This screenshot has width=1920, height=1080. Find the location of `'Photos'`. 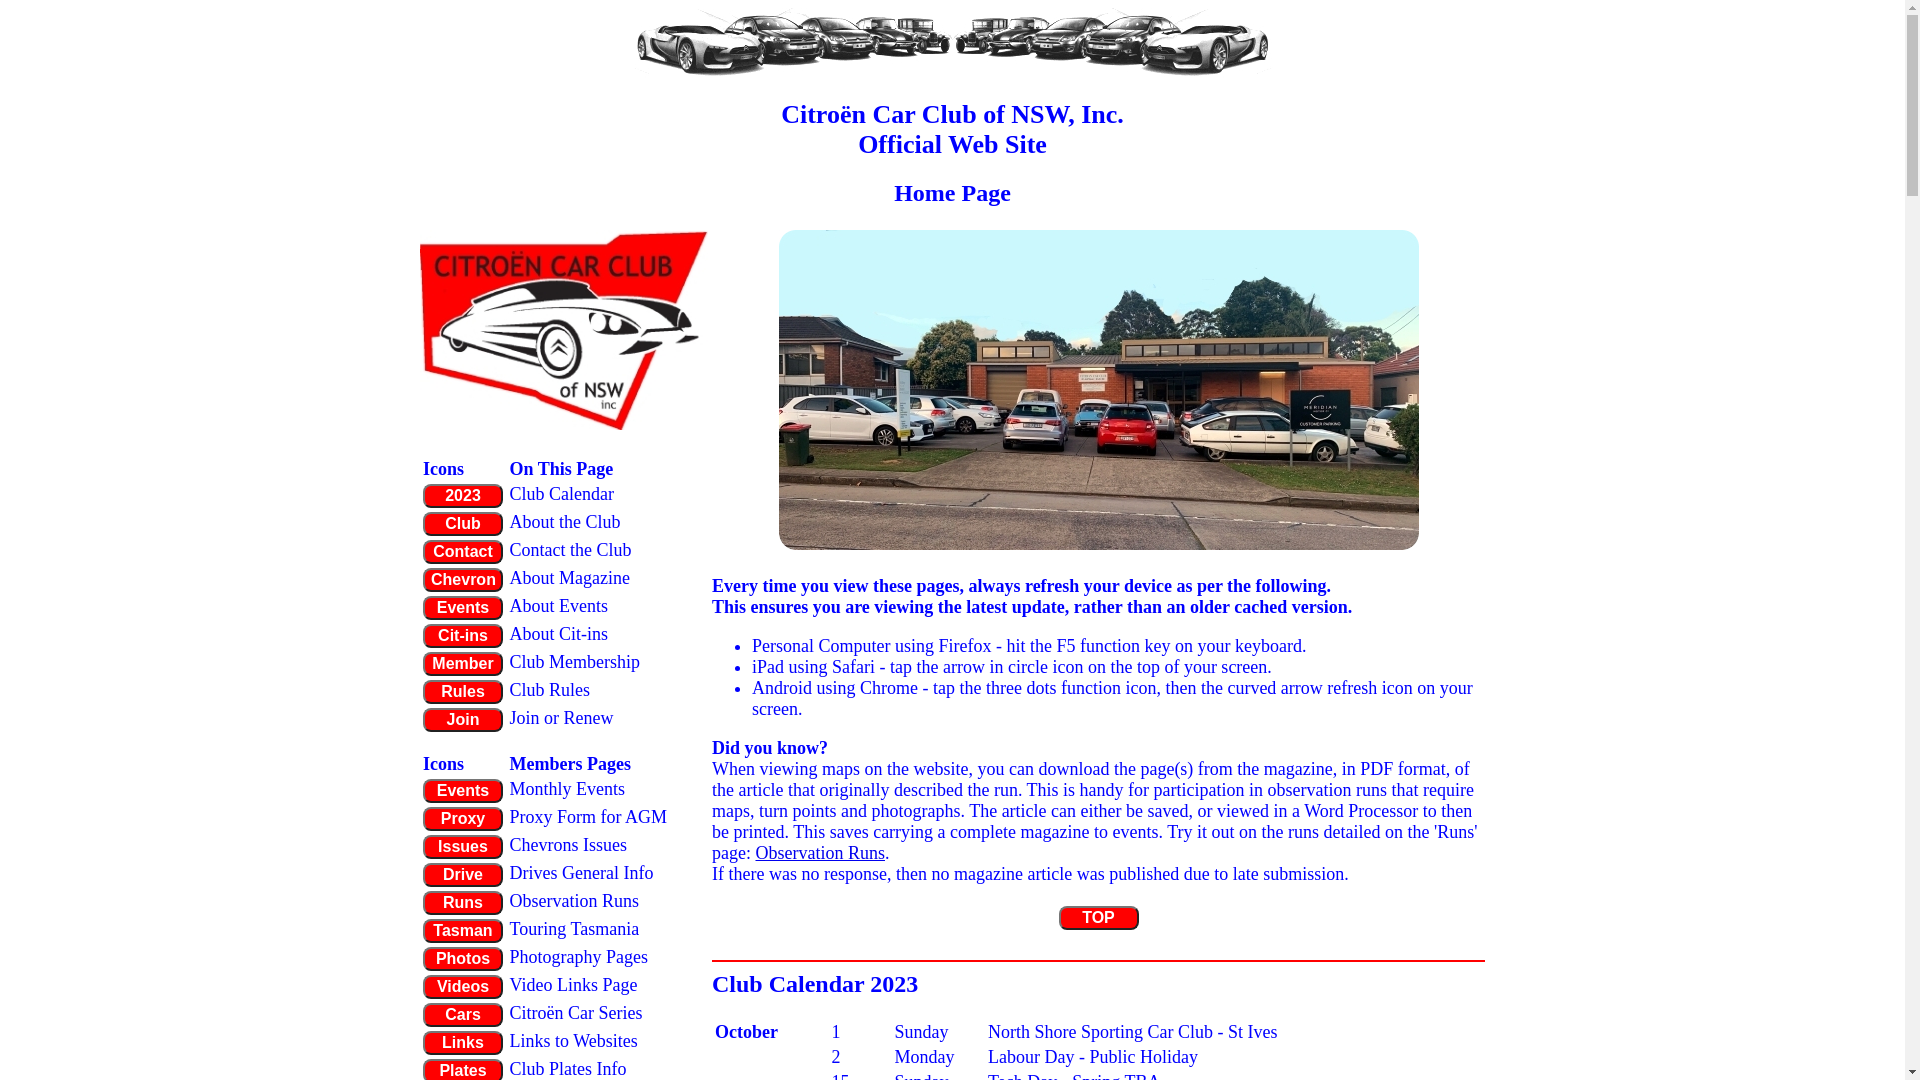

'Photos' is located at coordinates (461, 958).